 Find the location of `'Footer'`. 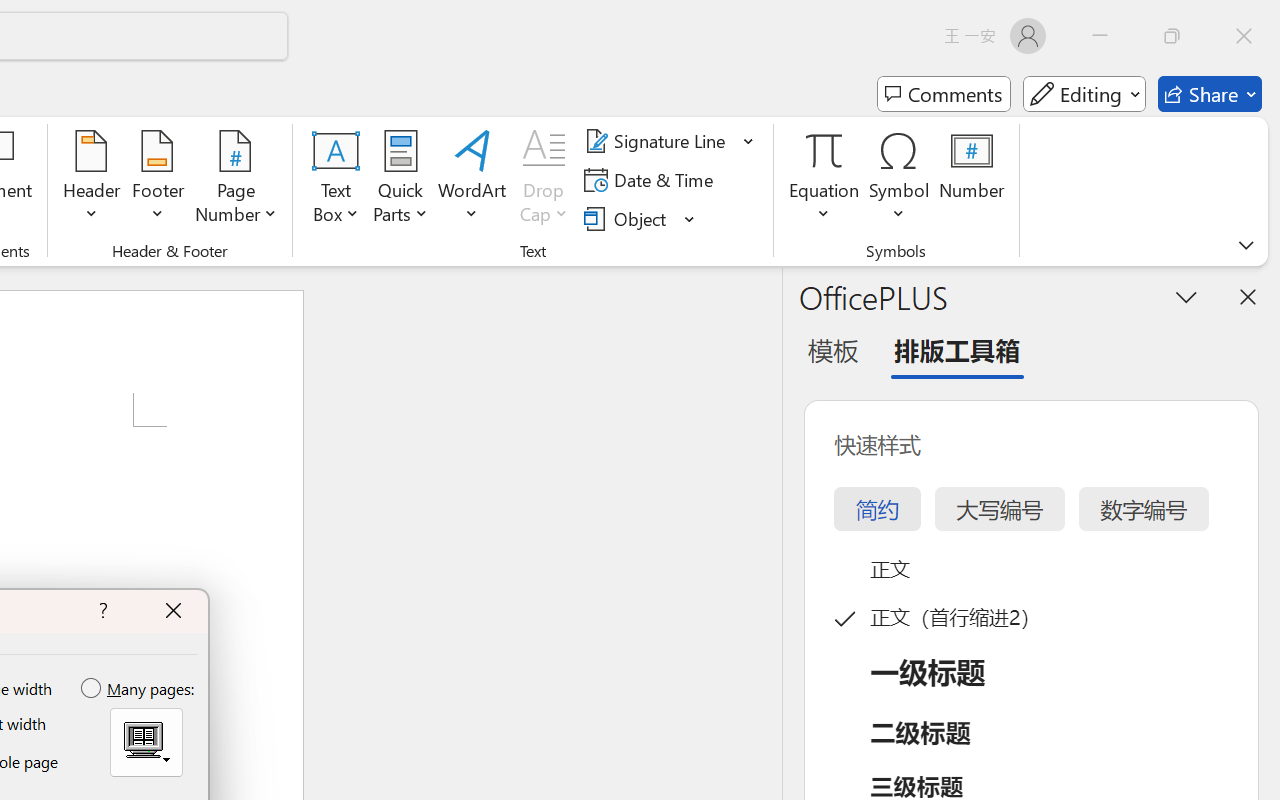

'Footer' is located at coordinates (157, 179).